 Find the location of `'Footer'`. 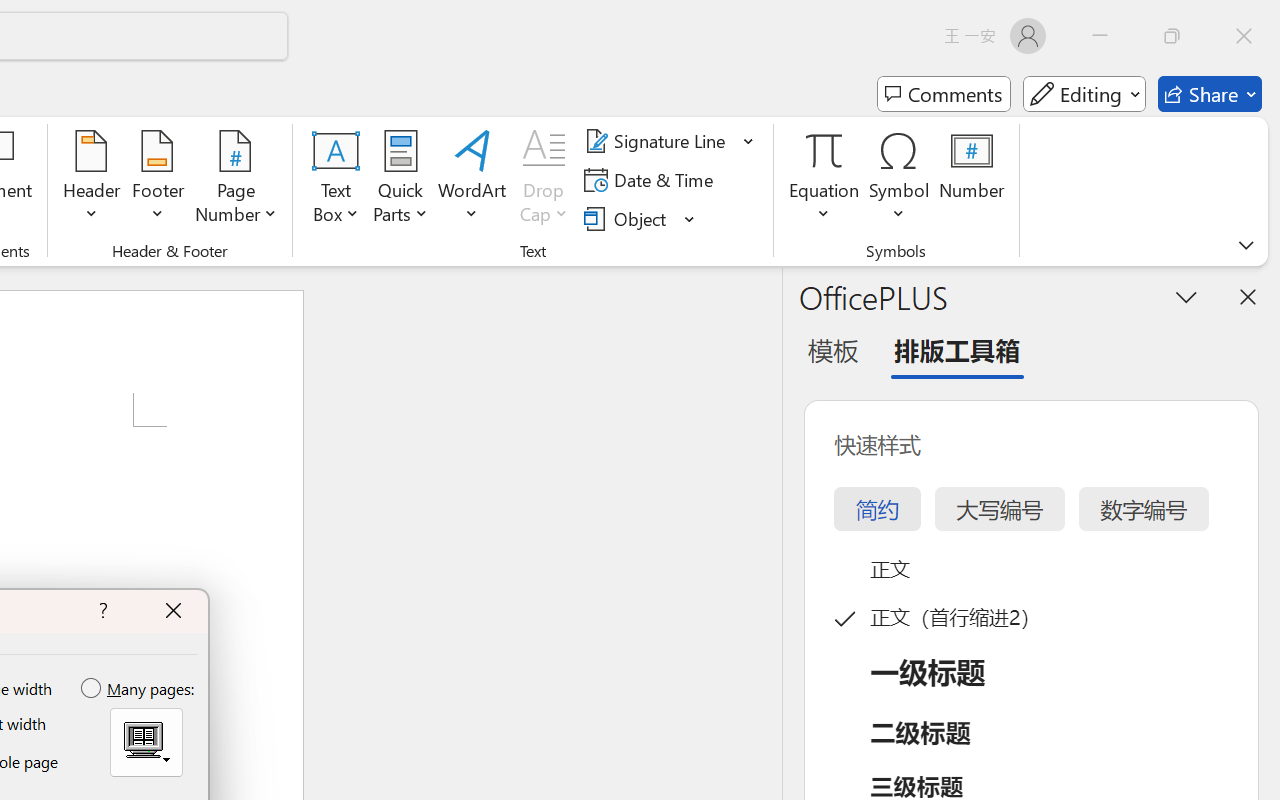

'Footer' is located at coordinates (157, 179).